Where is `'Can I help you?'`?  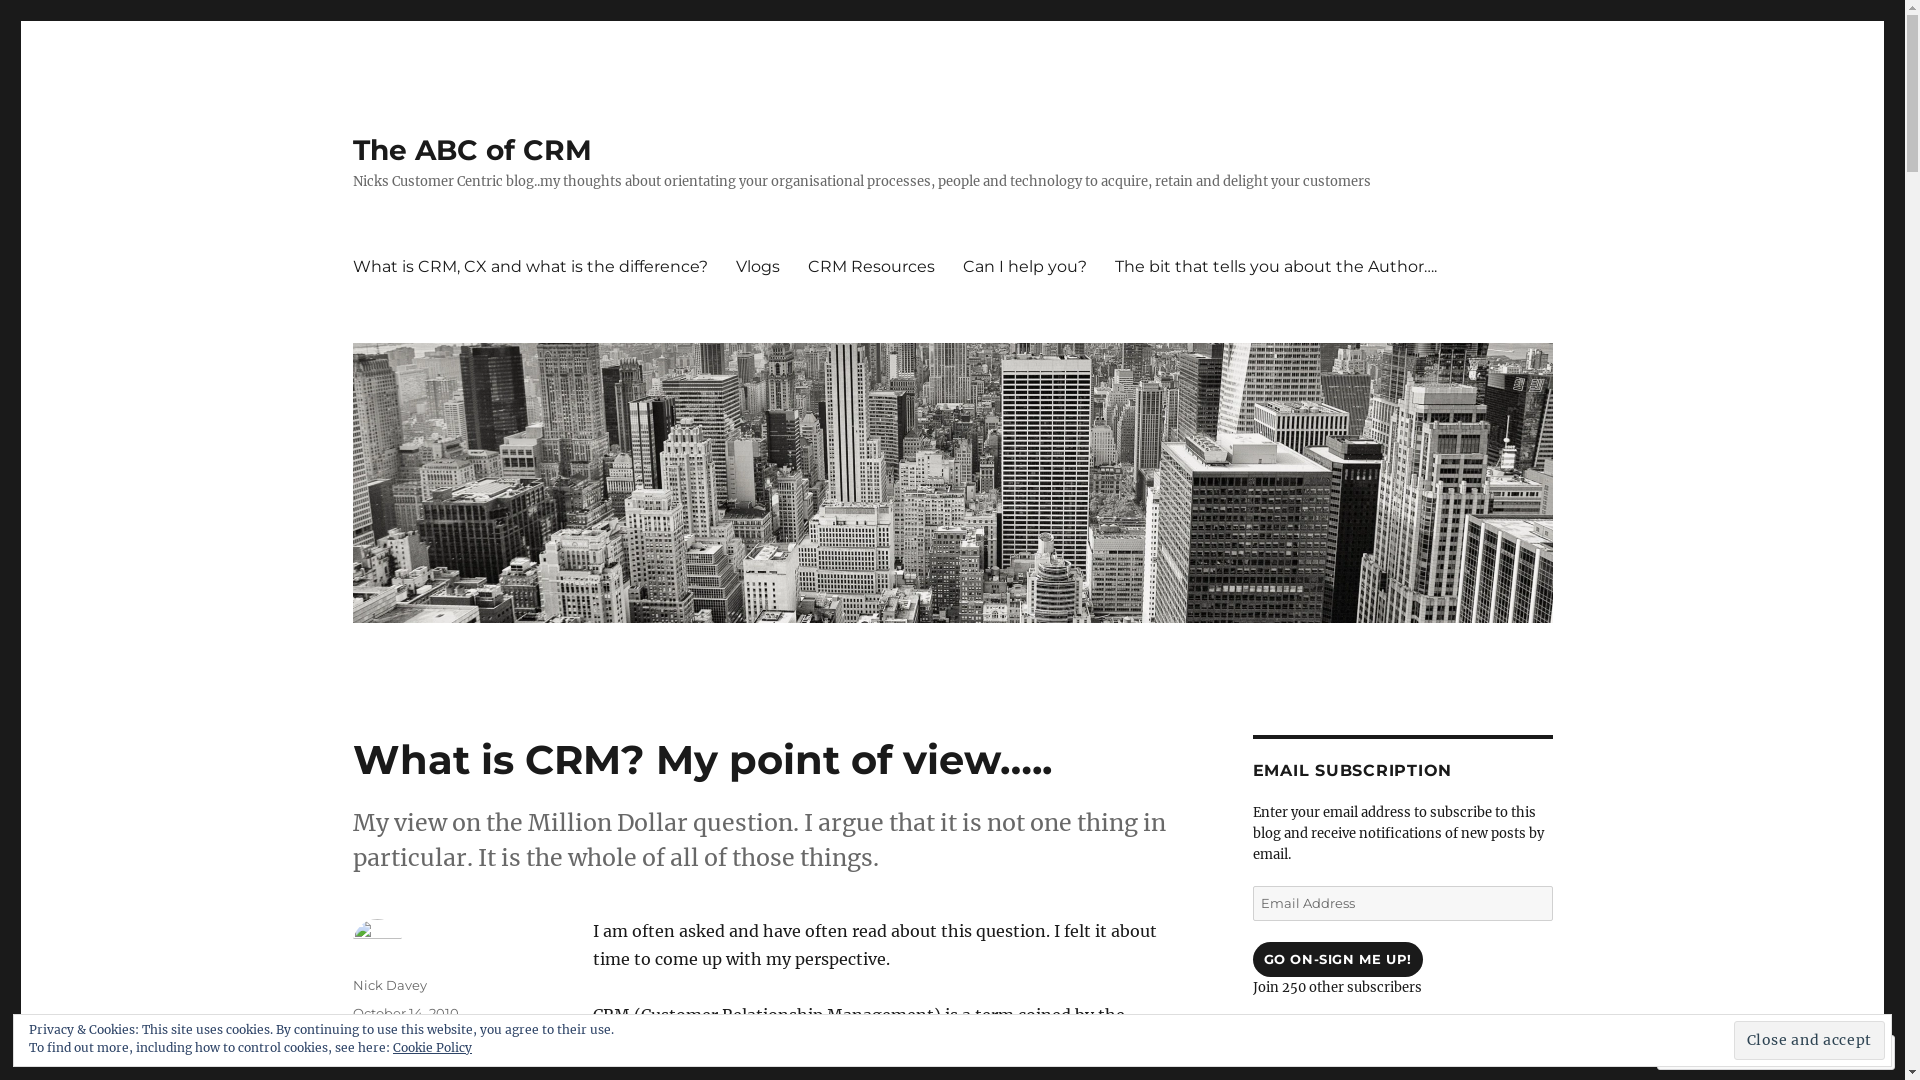
'Can I help you?' is located at coordinates (1023, 265).